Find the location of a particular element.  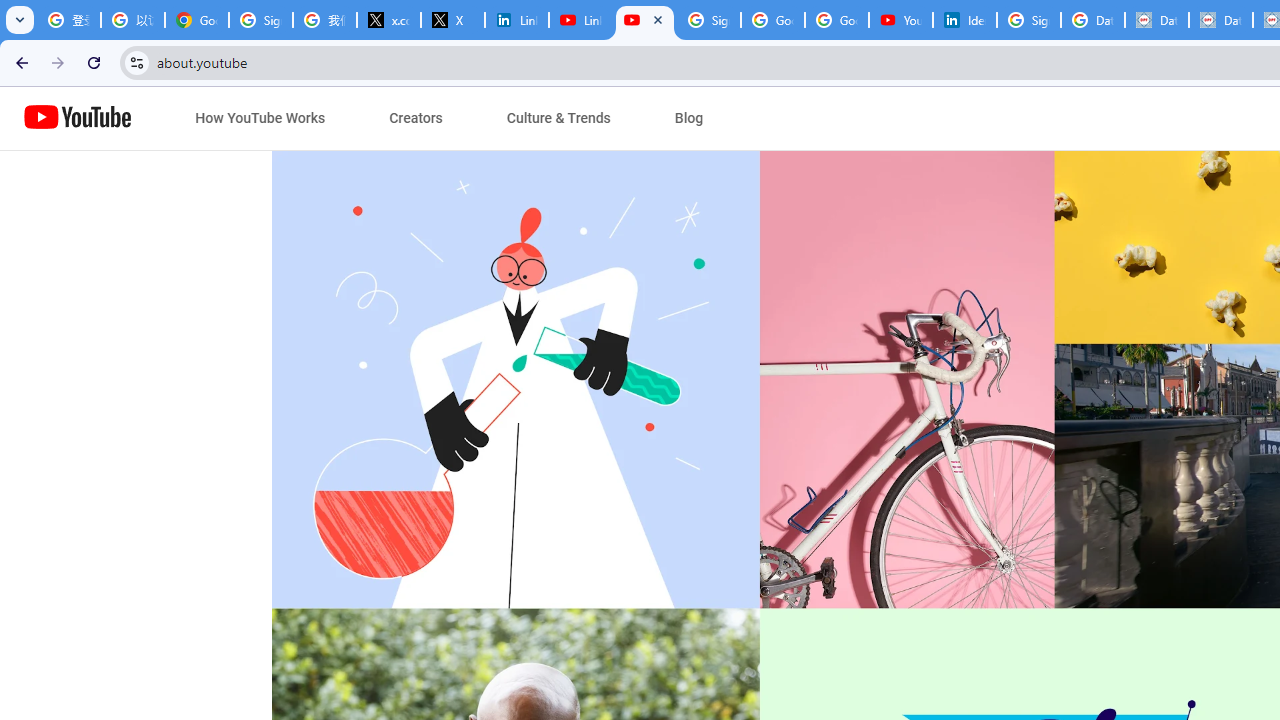

'About YouTube - YouTube' is located at coordinates (645, 20).